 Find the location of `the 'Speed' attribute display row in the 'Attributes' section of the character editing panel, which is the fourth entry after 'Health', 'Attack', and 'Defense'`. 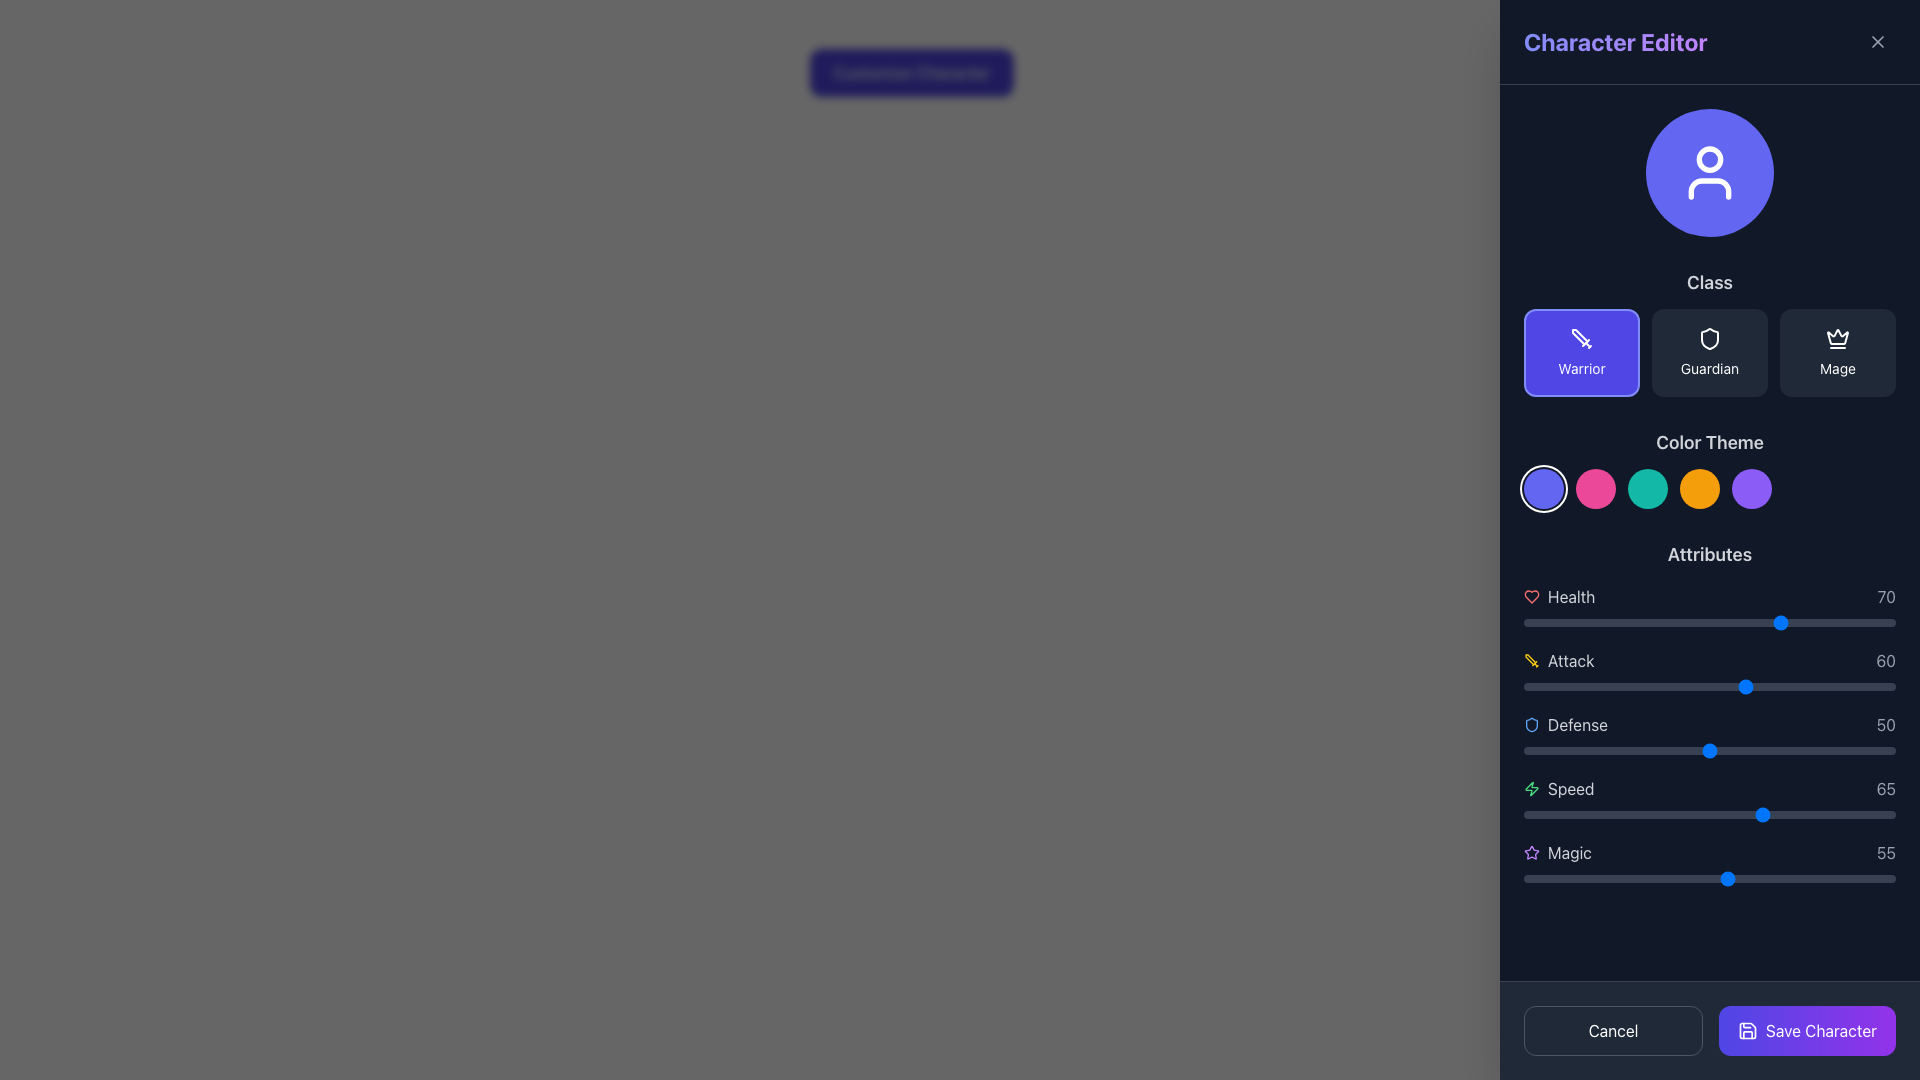

the 'Speed' attribute display row in the 'Attributes' section of the character editing panel, which is the fourth entry after 'Health', 'Attack', and 'Defense' is located at coordinates (1708, 788).